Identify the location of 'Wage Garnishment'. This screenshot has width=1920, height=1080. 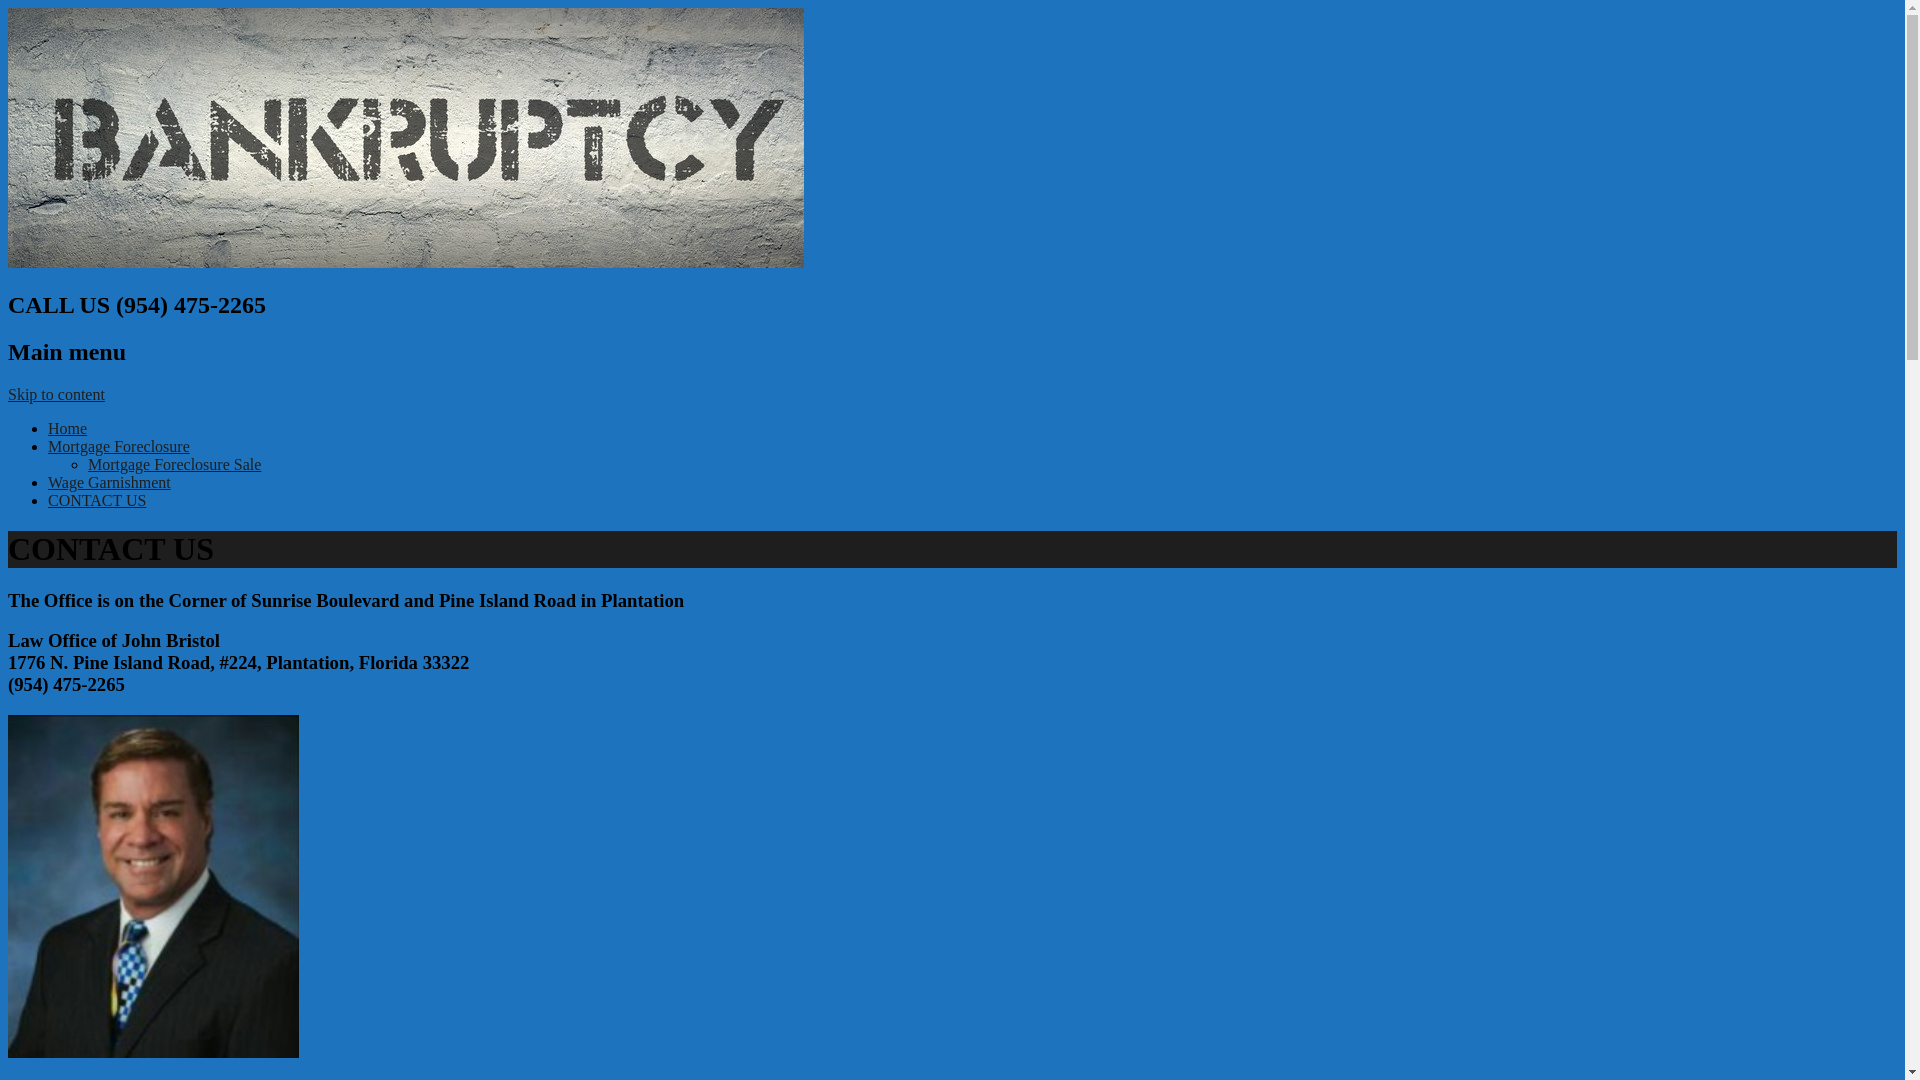
(108, 482).